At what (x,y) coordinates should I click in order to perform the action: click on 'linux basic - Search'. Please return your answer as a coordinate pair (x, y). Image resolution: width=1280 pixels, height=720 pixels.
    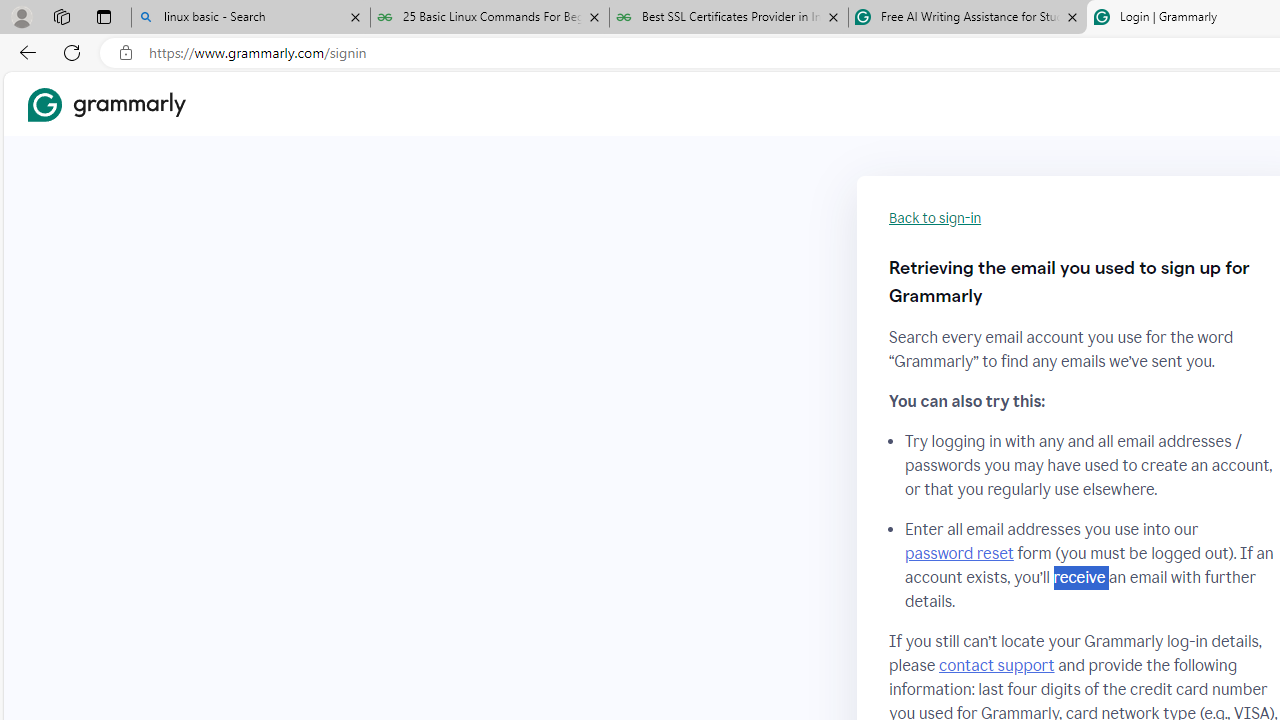
    Looking at the image, I should click on (249, 17).